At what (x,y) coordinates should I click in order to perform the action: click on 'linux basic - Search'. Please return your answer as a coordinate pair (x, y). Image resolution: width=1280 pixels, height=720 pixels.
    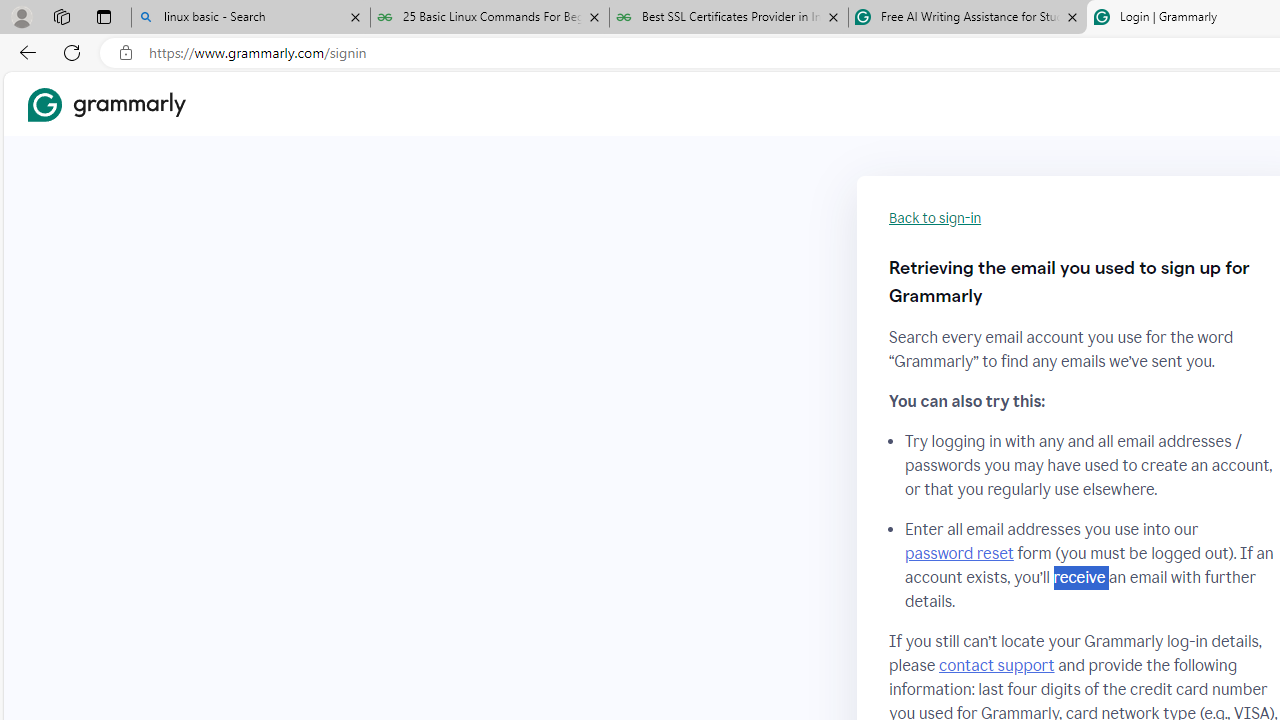
    Looking at the image, I should click on (249, 17).